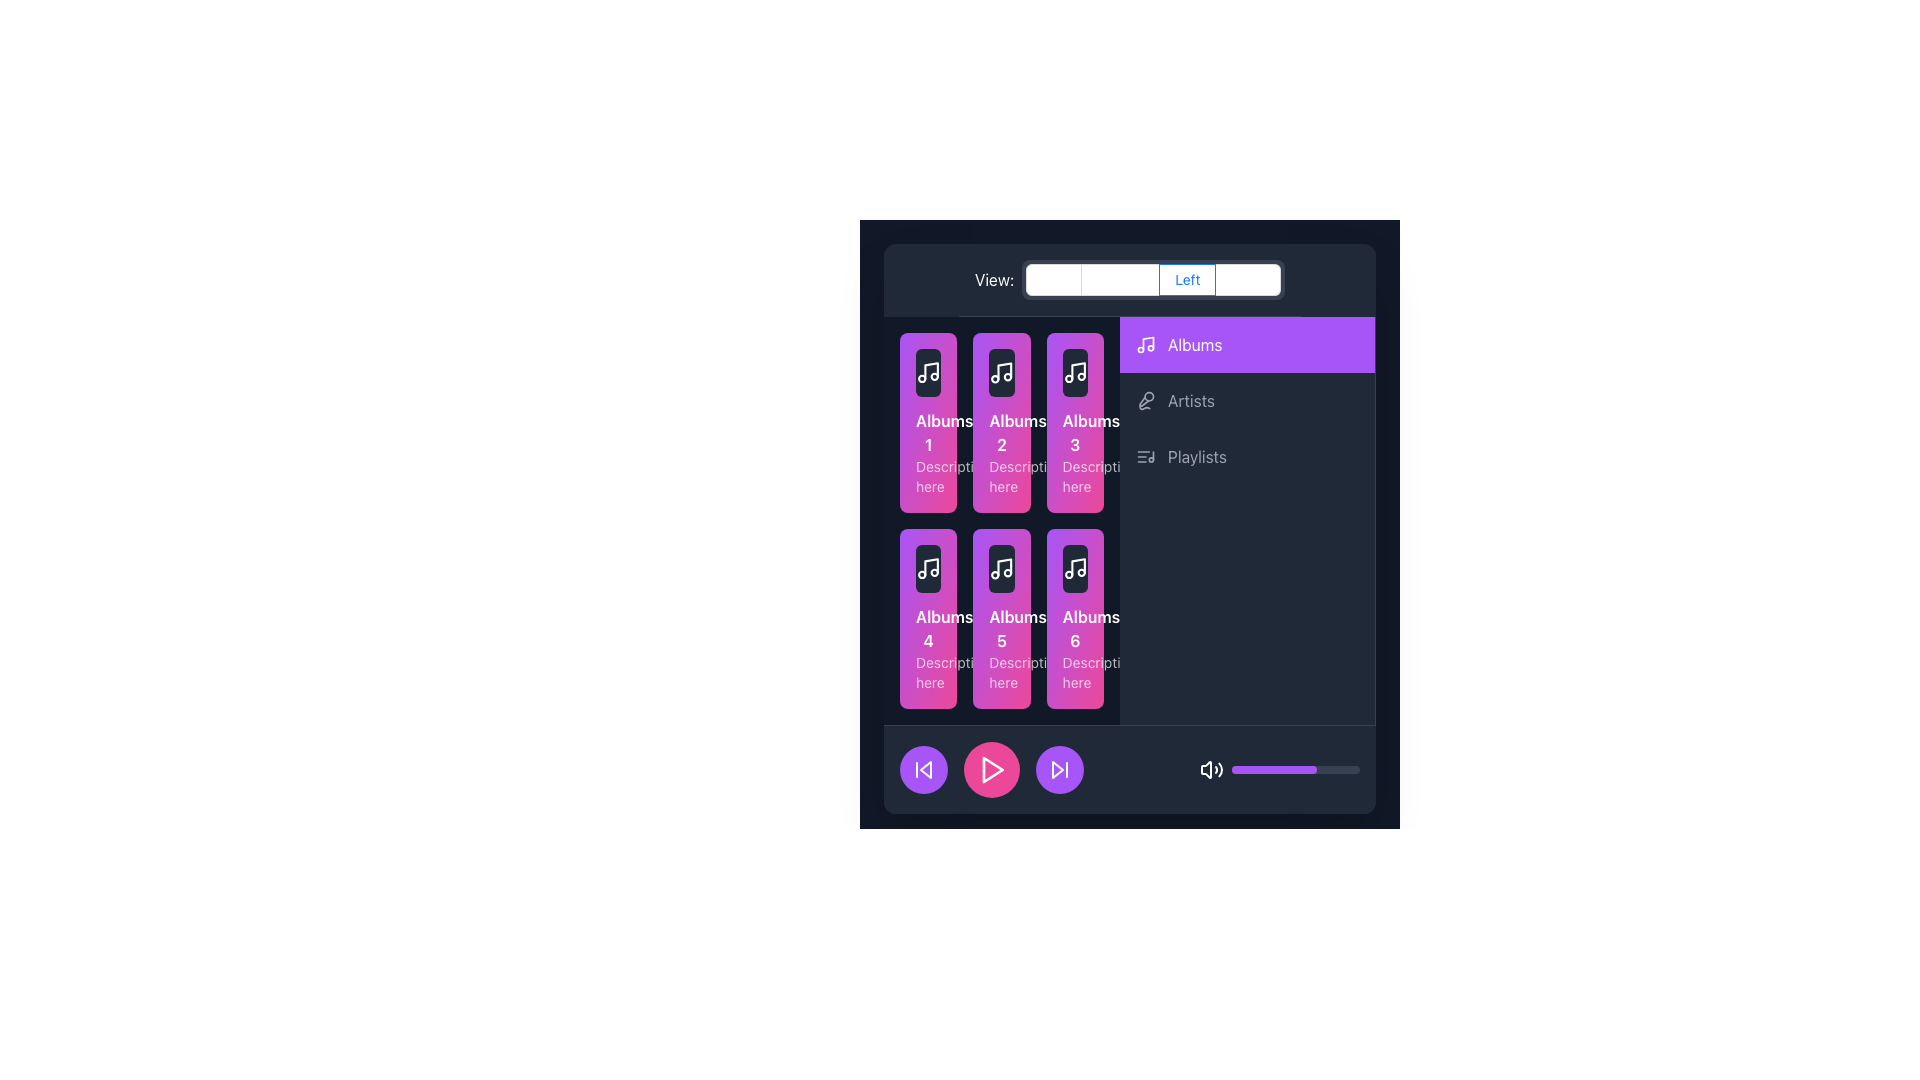 The image size is (1920, 1080). Describe the element at coordinates (1196, 456) in the screenshot. I see `the 'Playlists' text label` at that location.